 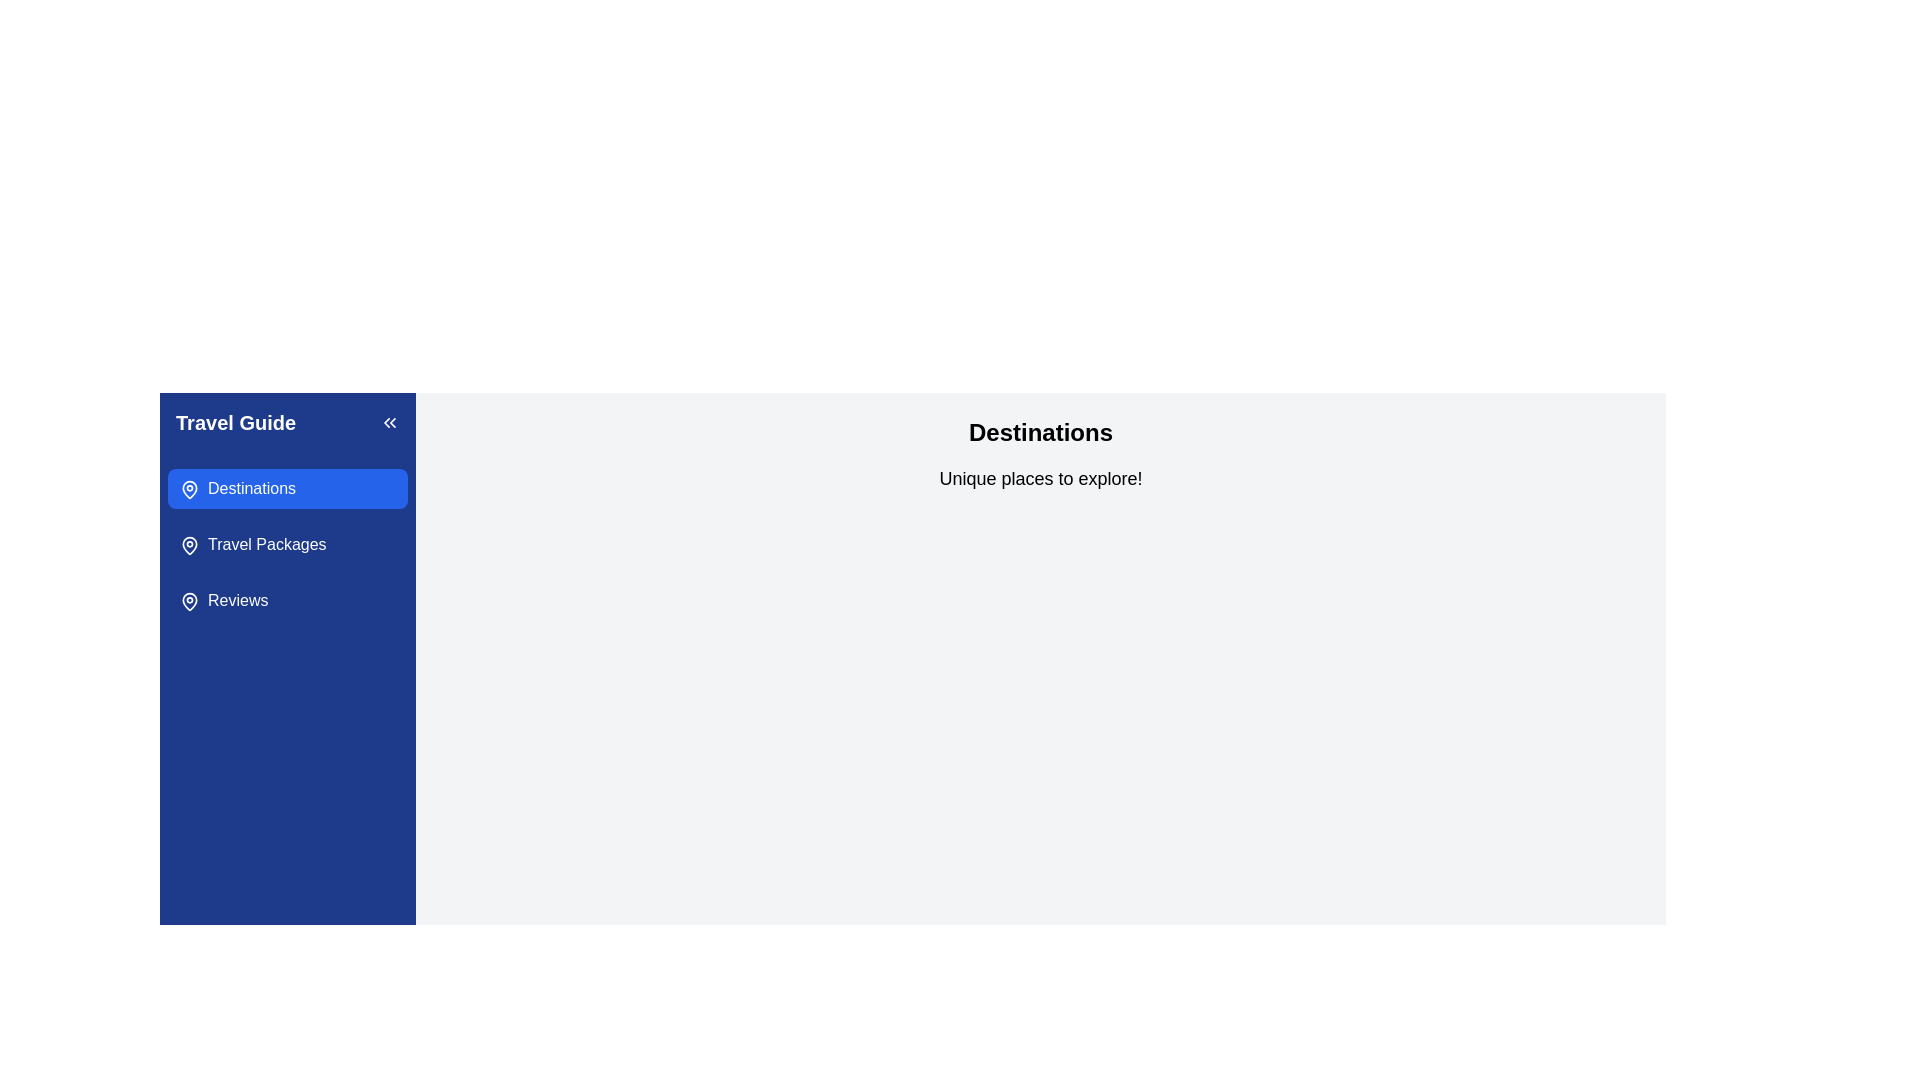 I want to click on the 'Travel Packages' text label, which is styled with a clean sans-serif font in white color against a blue background, so click(x=266, y=544).